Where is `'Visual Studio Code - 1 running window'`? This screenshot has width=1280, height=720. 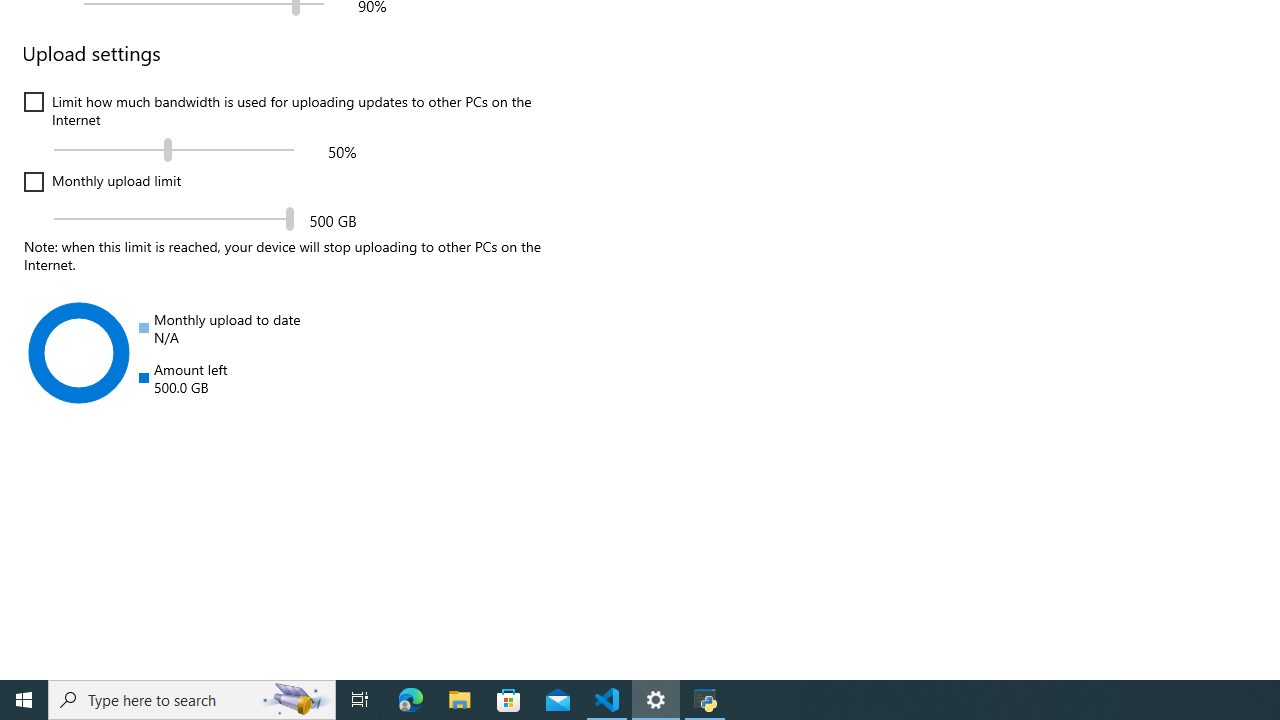
'Visual Studio Code - 1 running window' is located at coordinates (606, 698).